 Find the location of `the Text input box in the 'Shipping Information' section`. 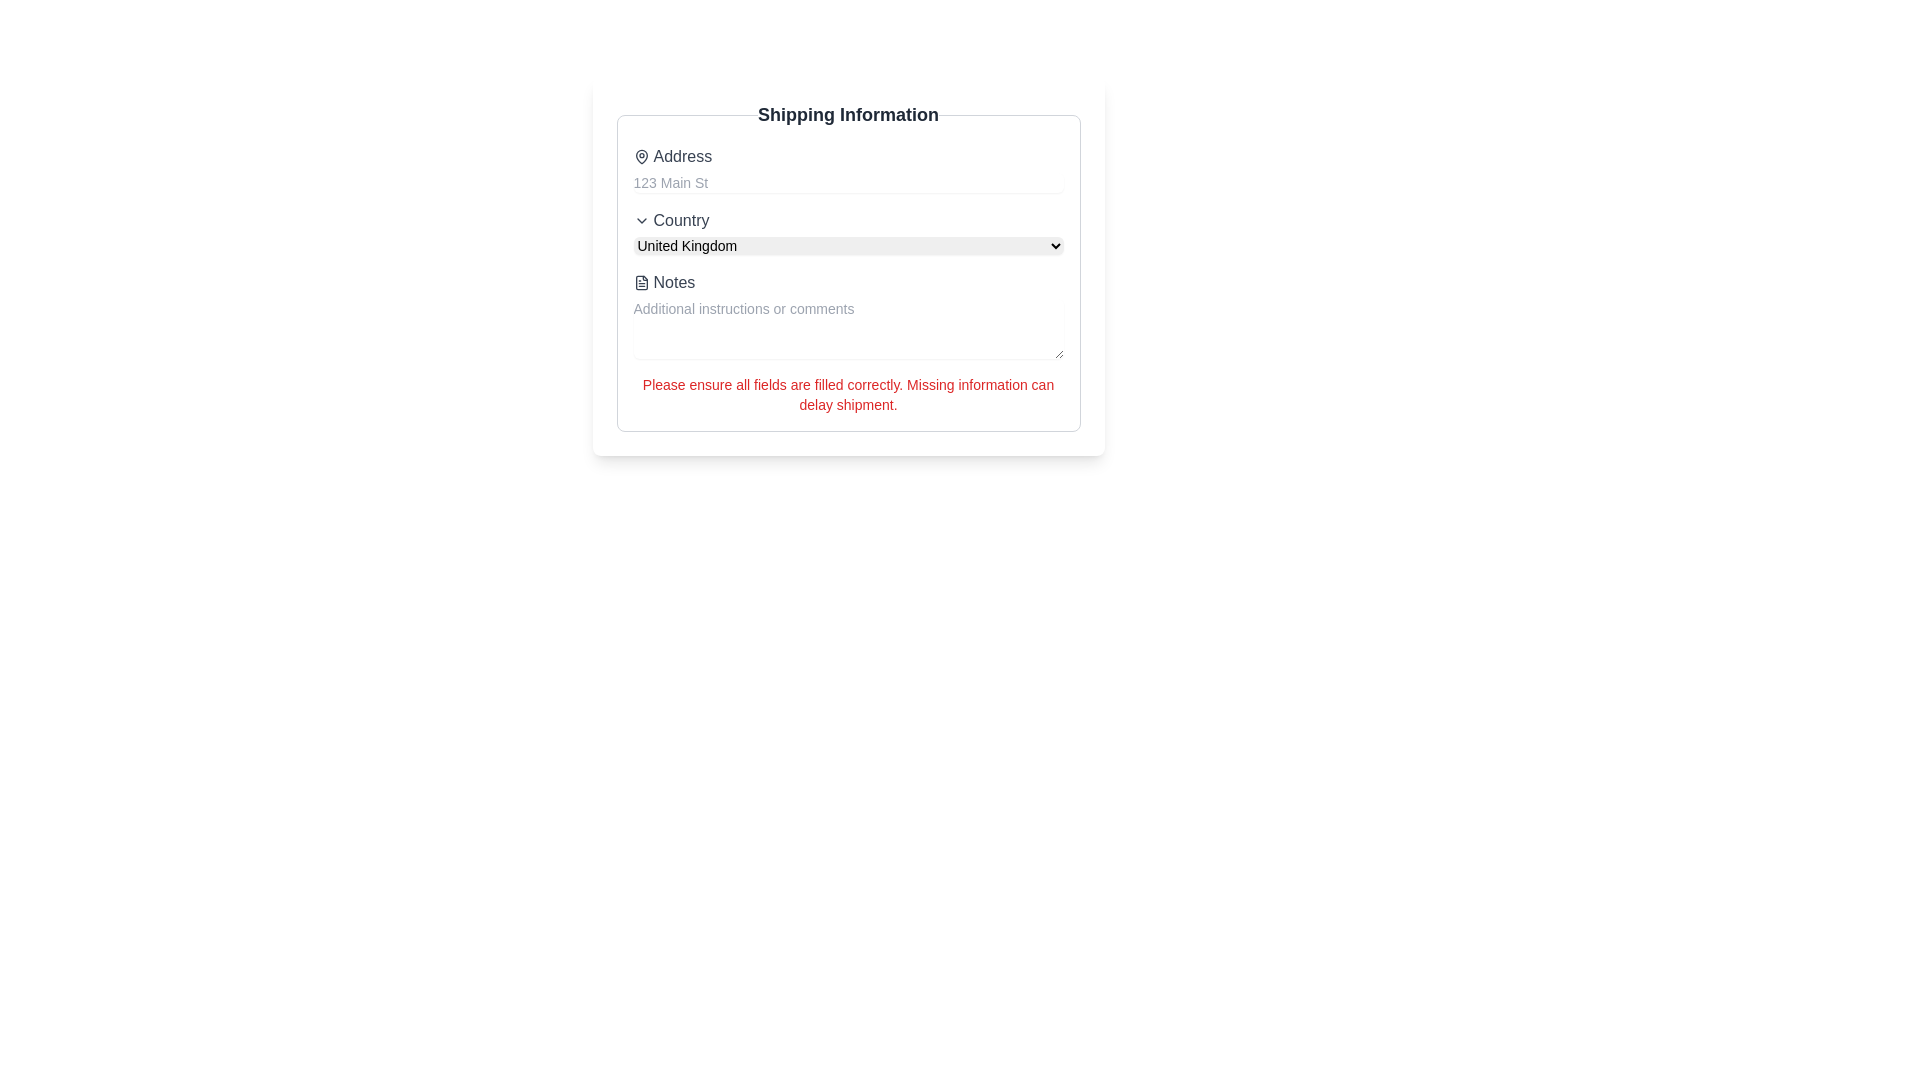

the Text input box in the 'Shipping Information' section is located at coordinates (848, 315).